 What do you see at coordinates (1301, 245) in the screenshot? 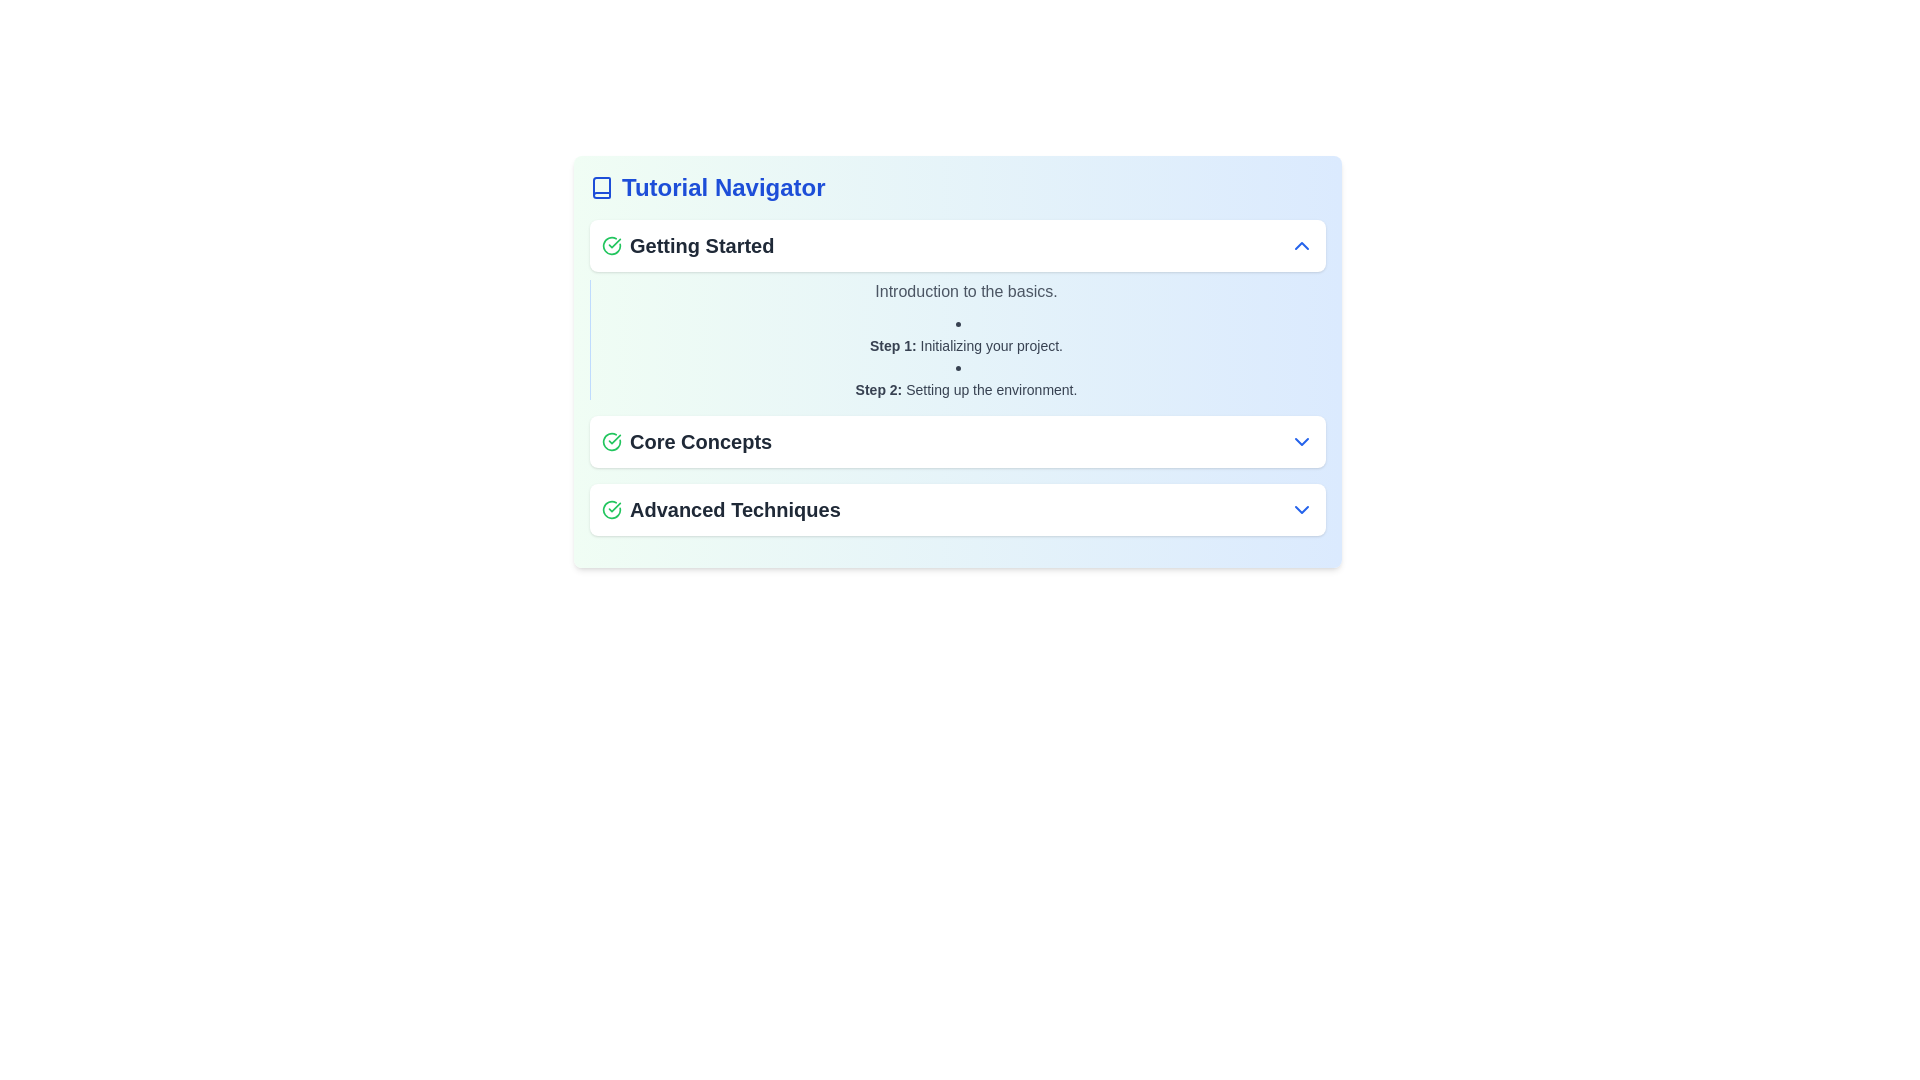
I see `the Collapse button icon at the far-right end of the 'Getting Started' section to trigger a potential focus effect` at bounding box center [1301, 245].